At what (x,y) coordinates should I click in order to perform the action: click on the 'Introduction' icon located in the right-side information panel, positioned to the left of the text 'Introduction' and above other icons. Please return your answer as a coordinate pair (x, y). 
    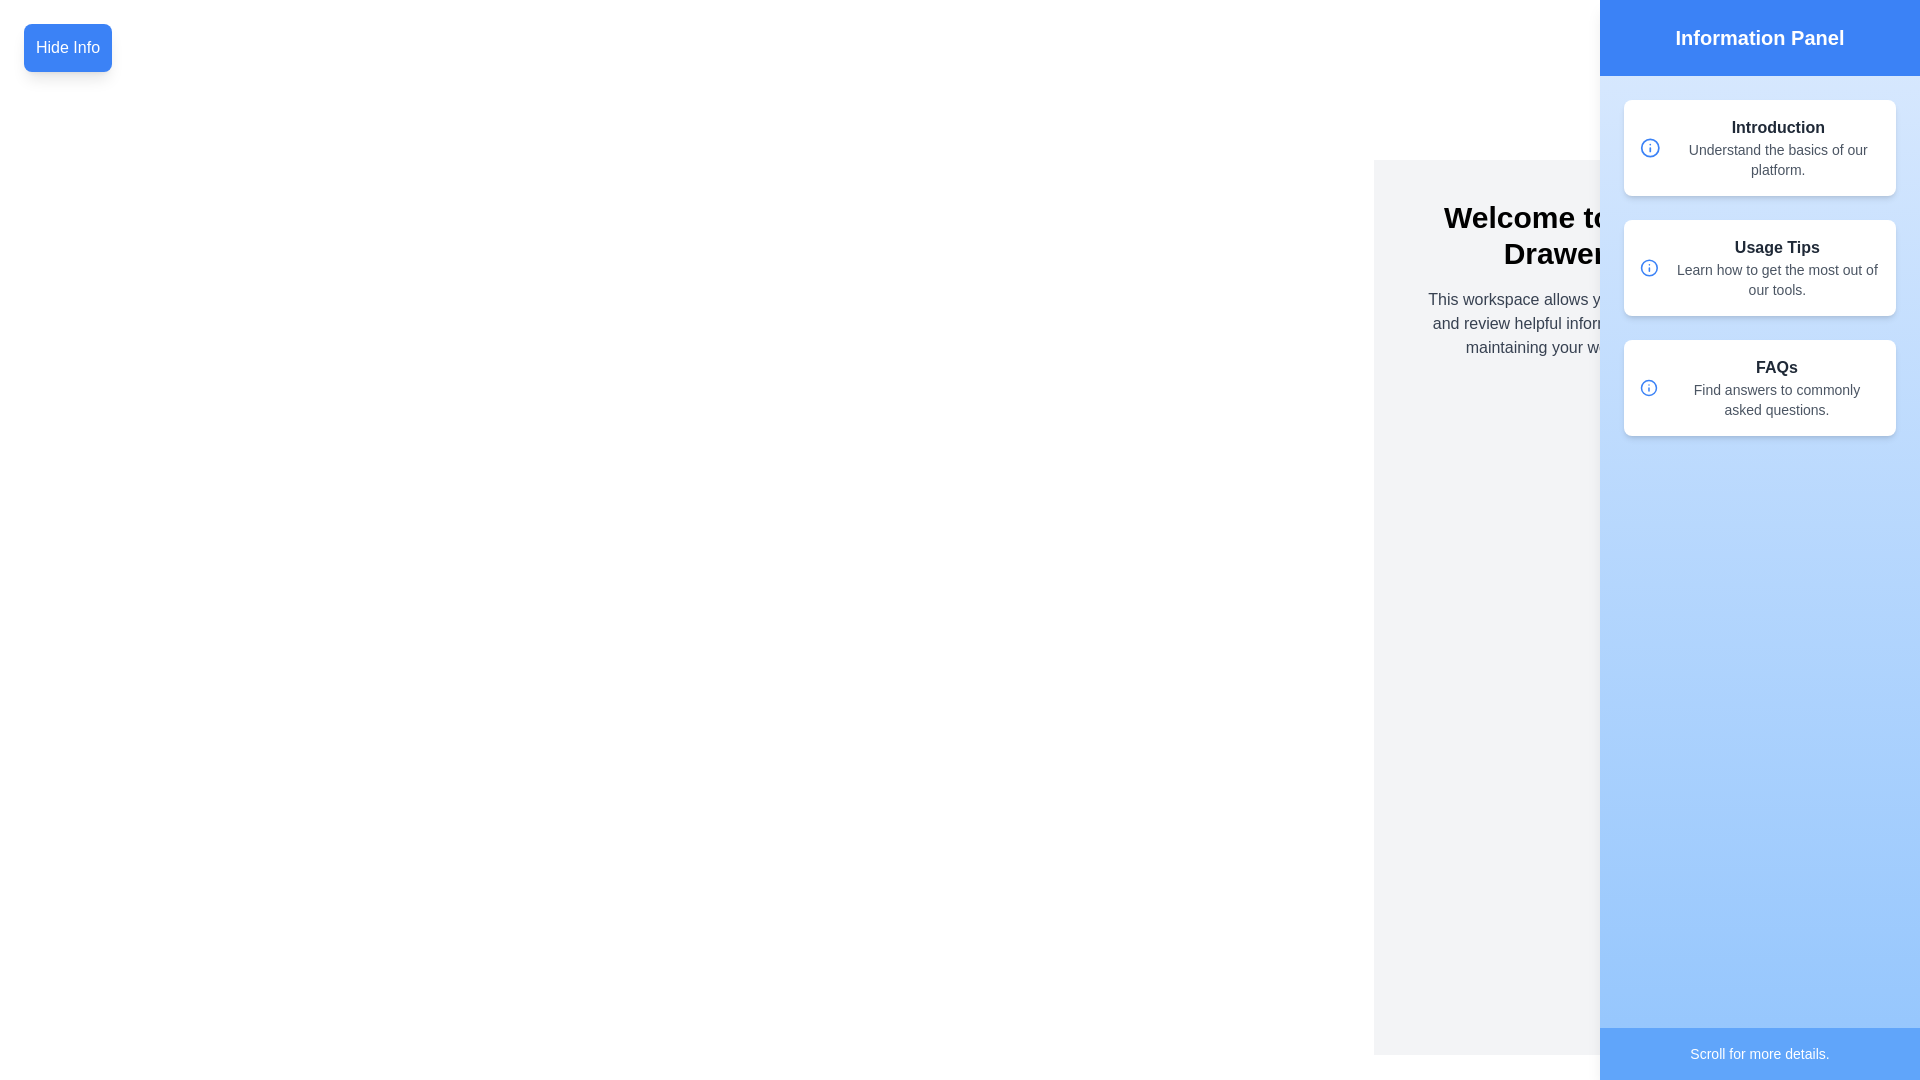
    Looking at the image, I should click on (1650, 146).